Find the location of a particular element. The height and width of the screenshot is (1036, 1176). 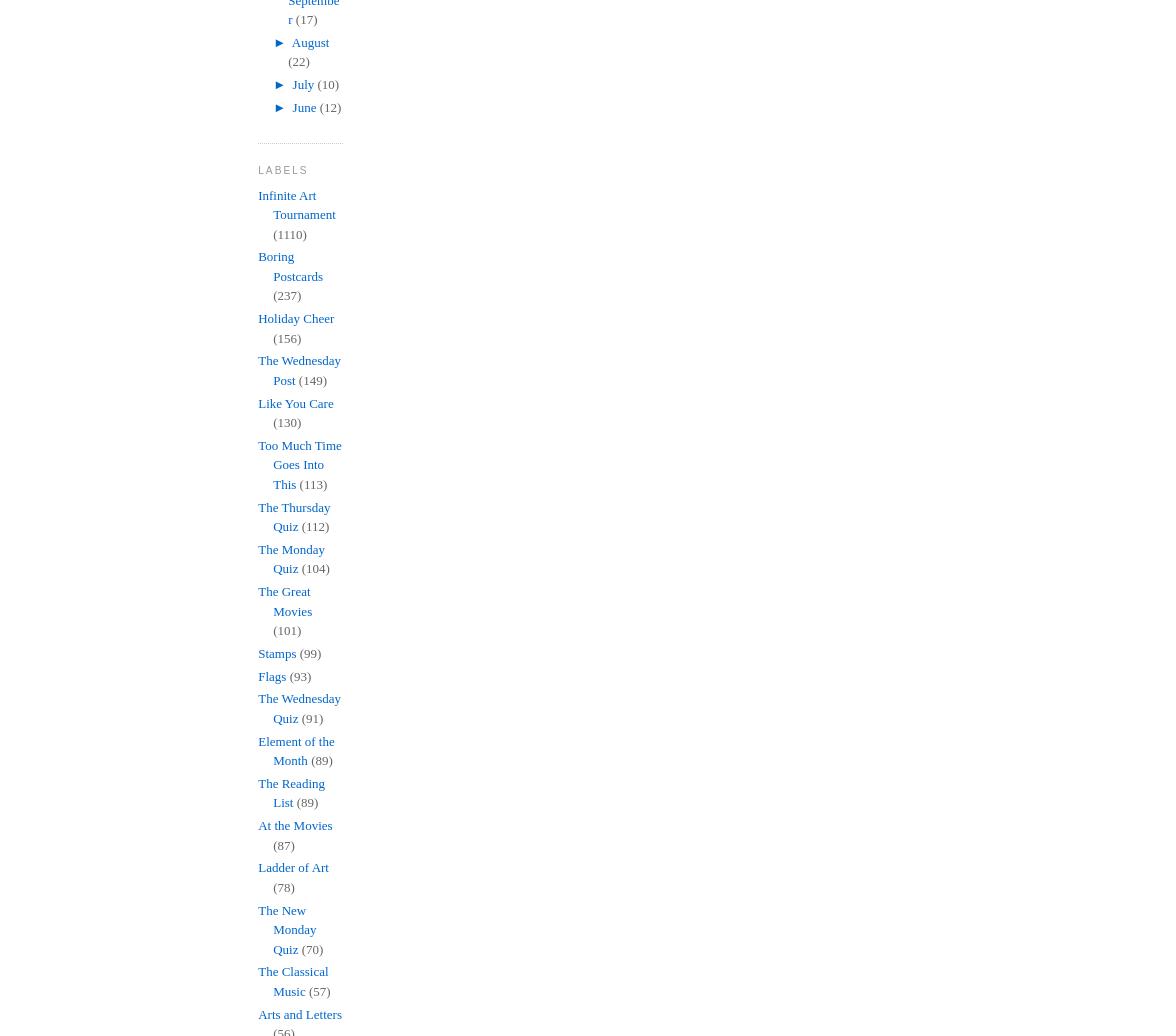

'The Wednesday Quiz' is located at coordinates (258, 708).